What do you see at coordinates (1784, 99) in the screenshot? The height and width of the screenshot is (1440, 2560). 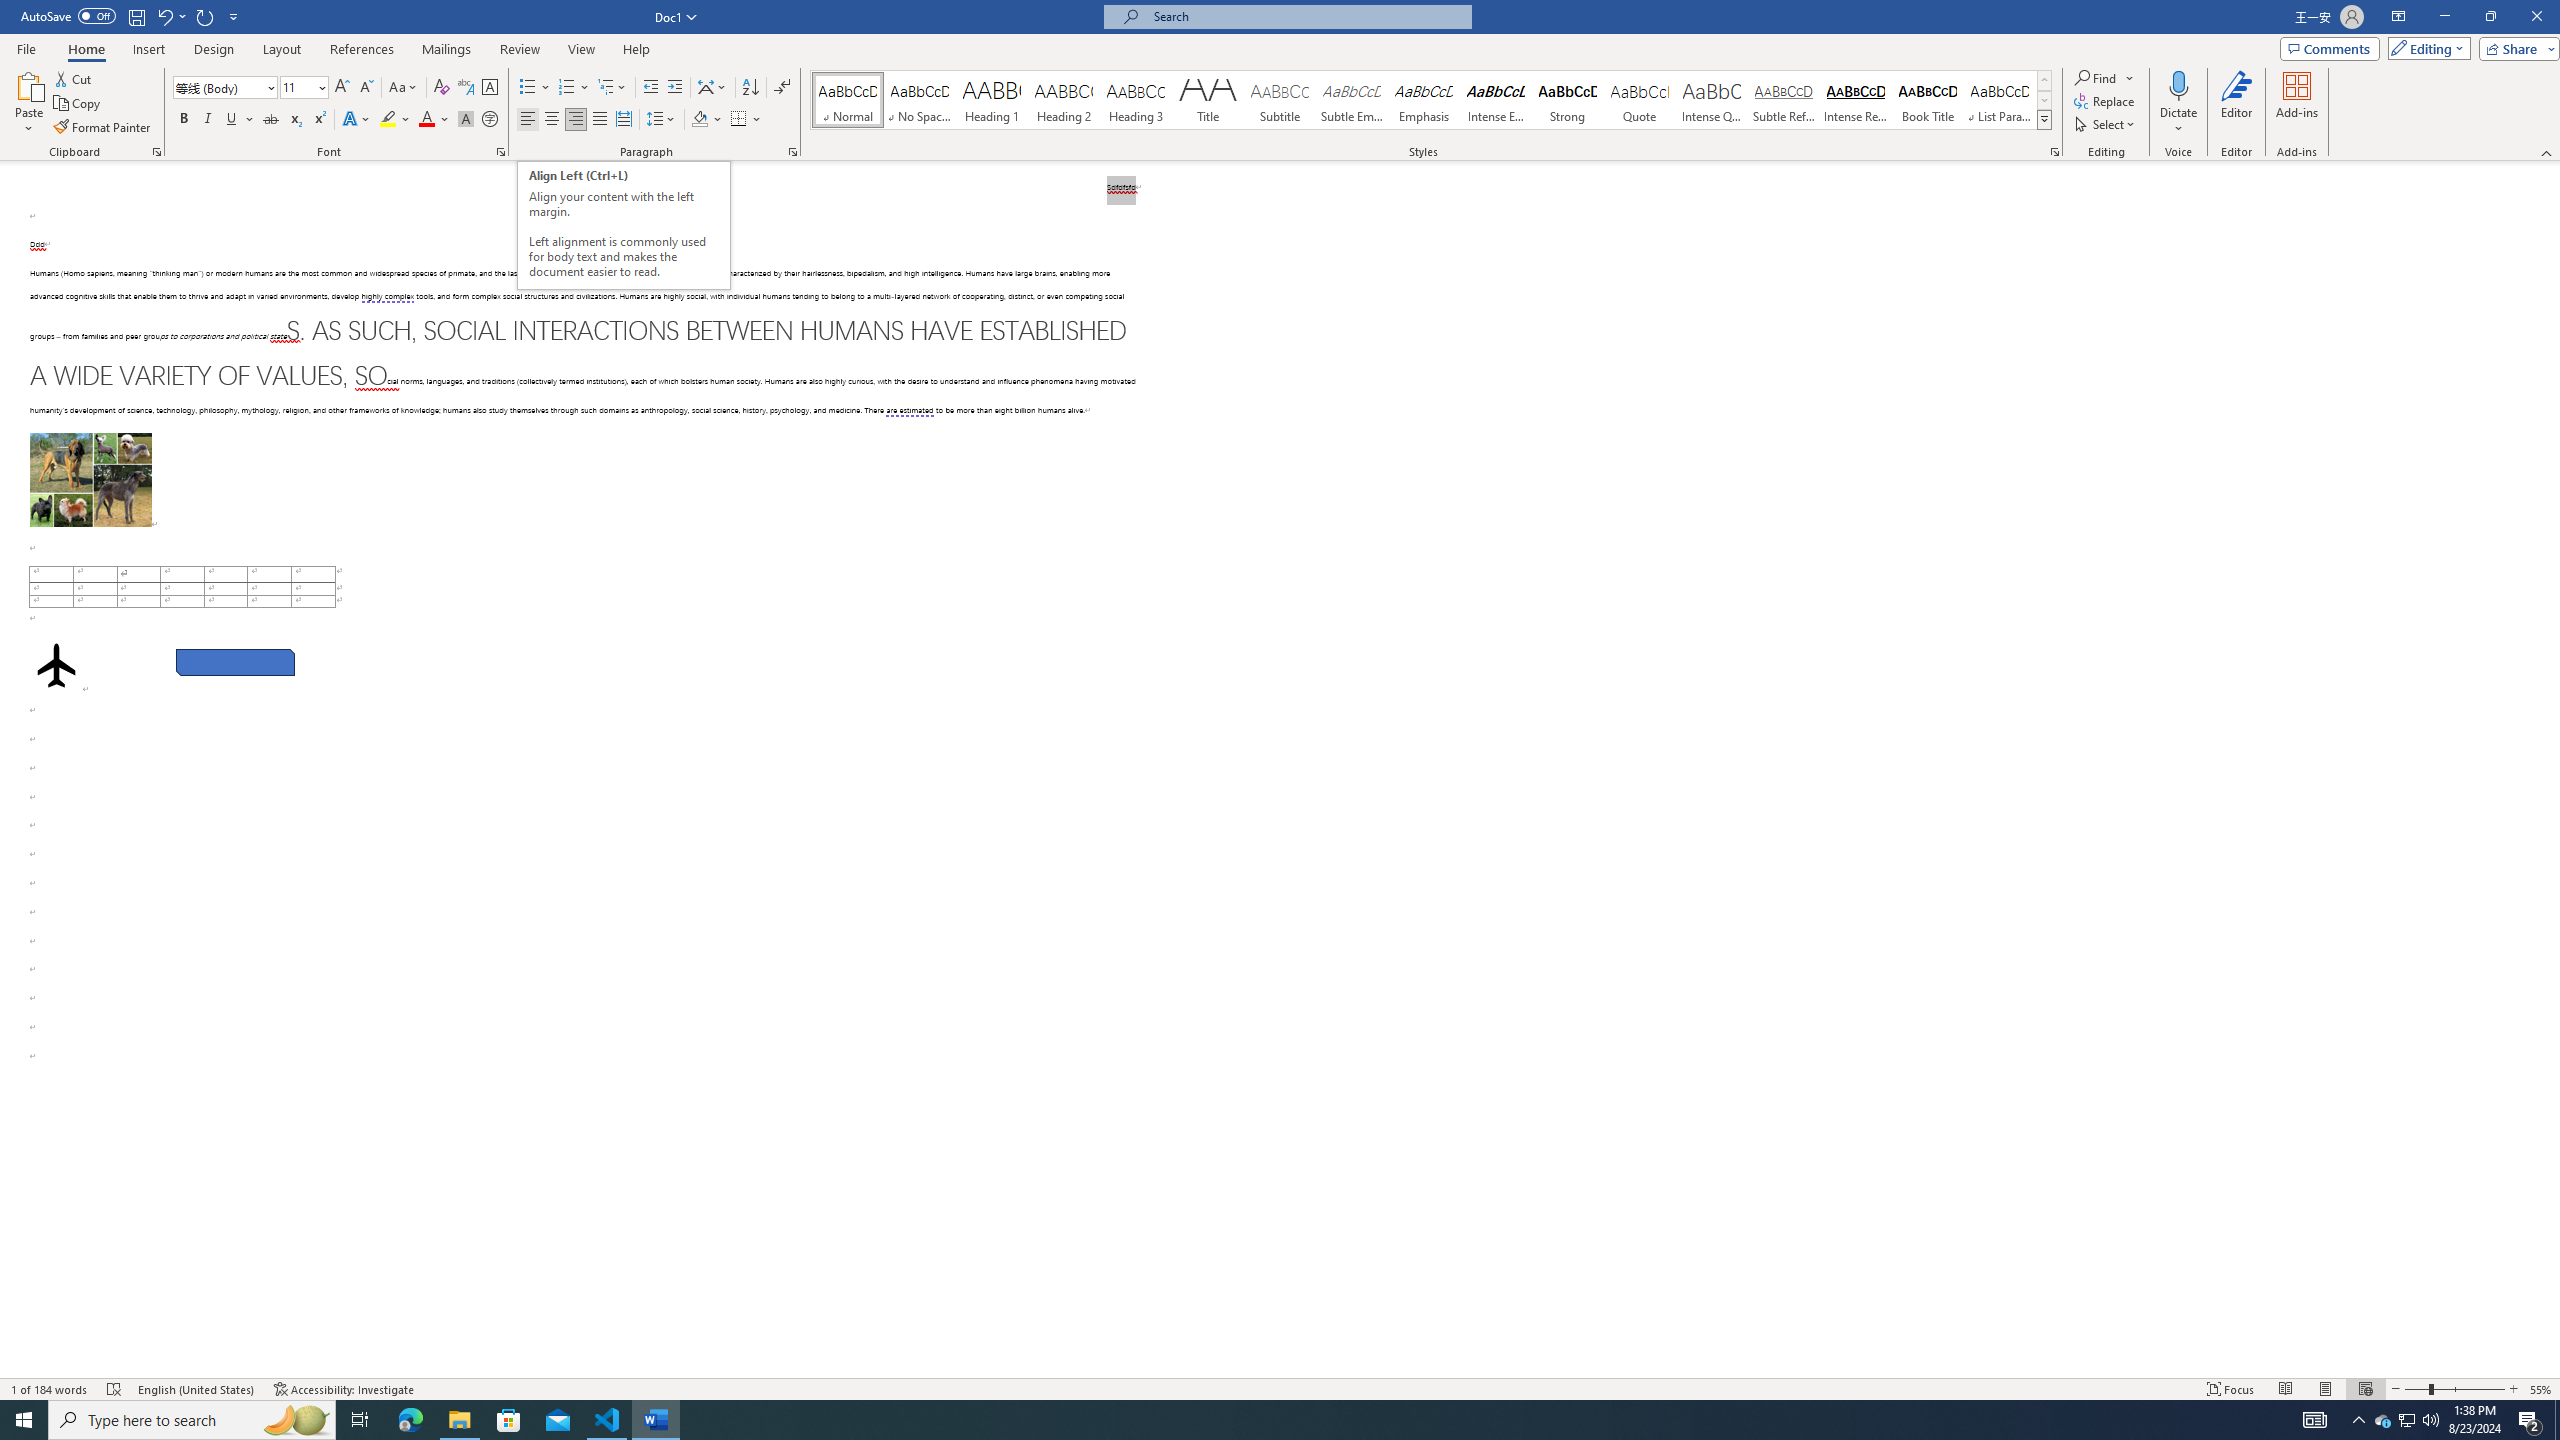 I see `'Subtle Reference'` at bounding box center [1784, 99].